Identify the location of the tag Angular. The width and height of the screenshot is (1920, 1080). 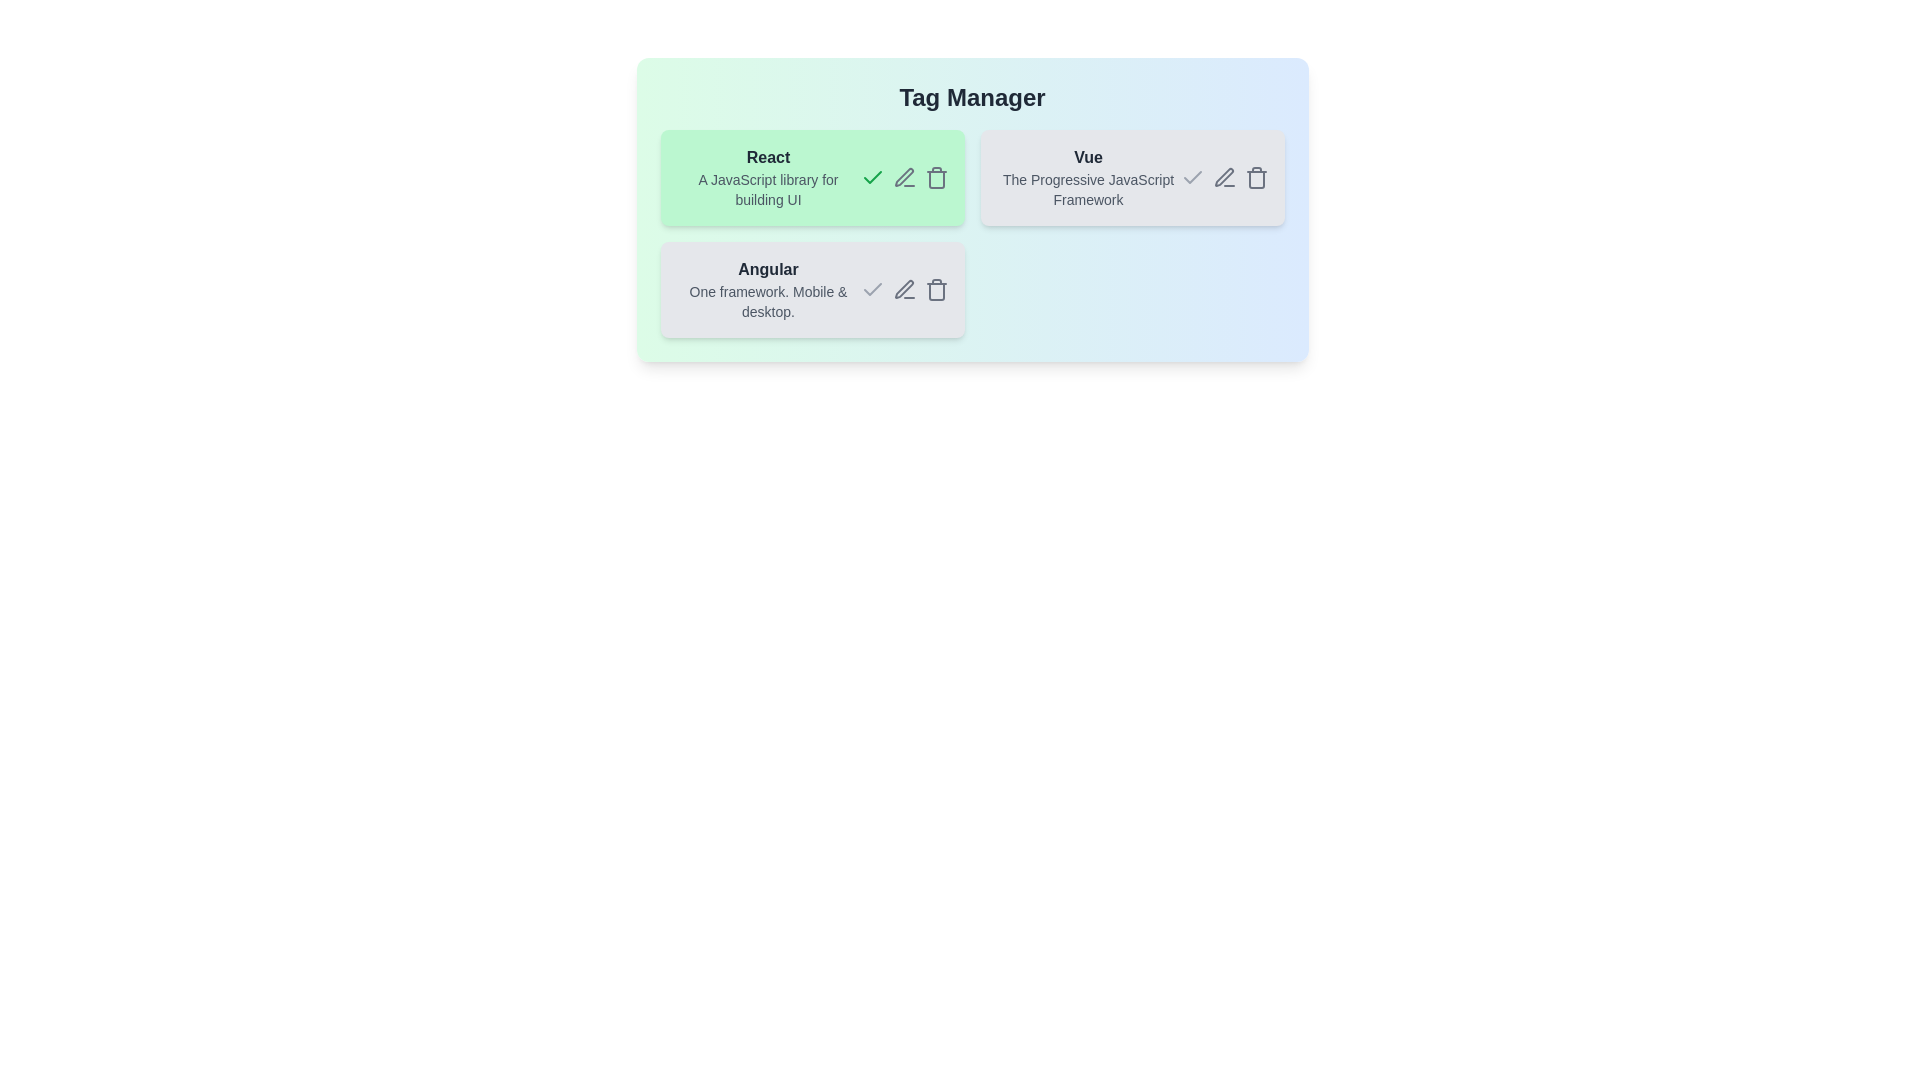
(812, 289).